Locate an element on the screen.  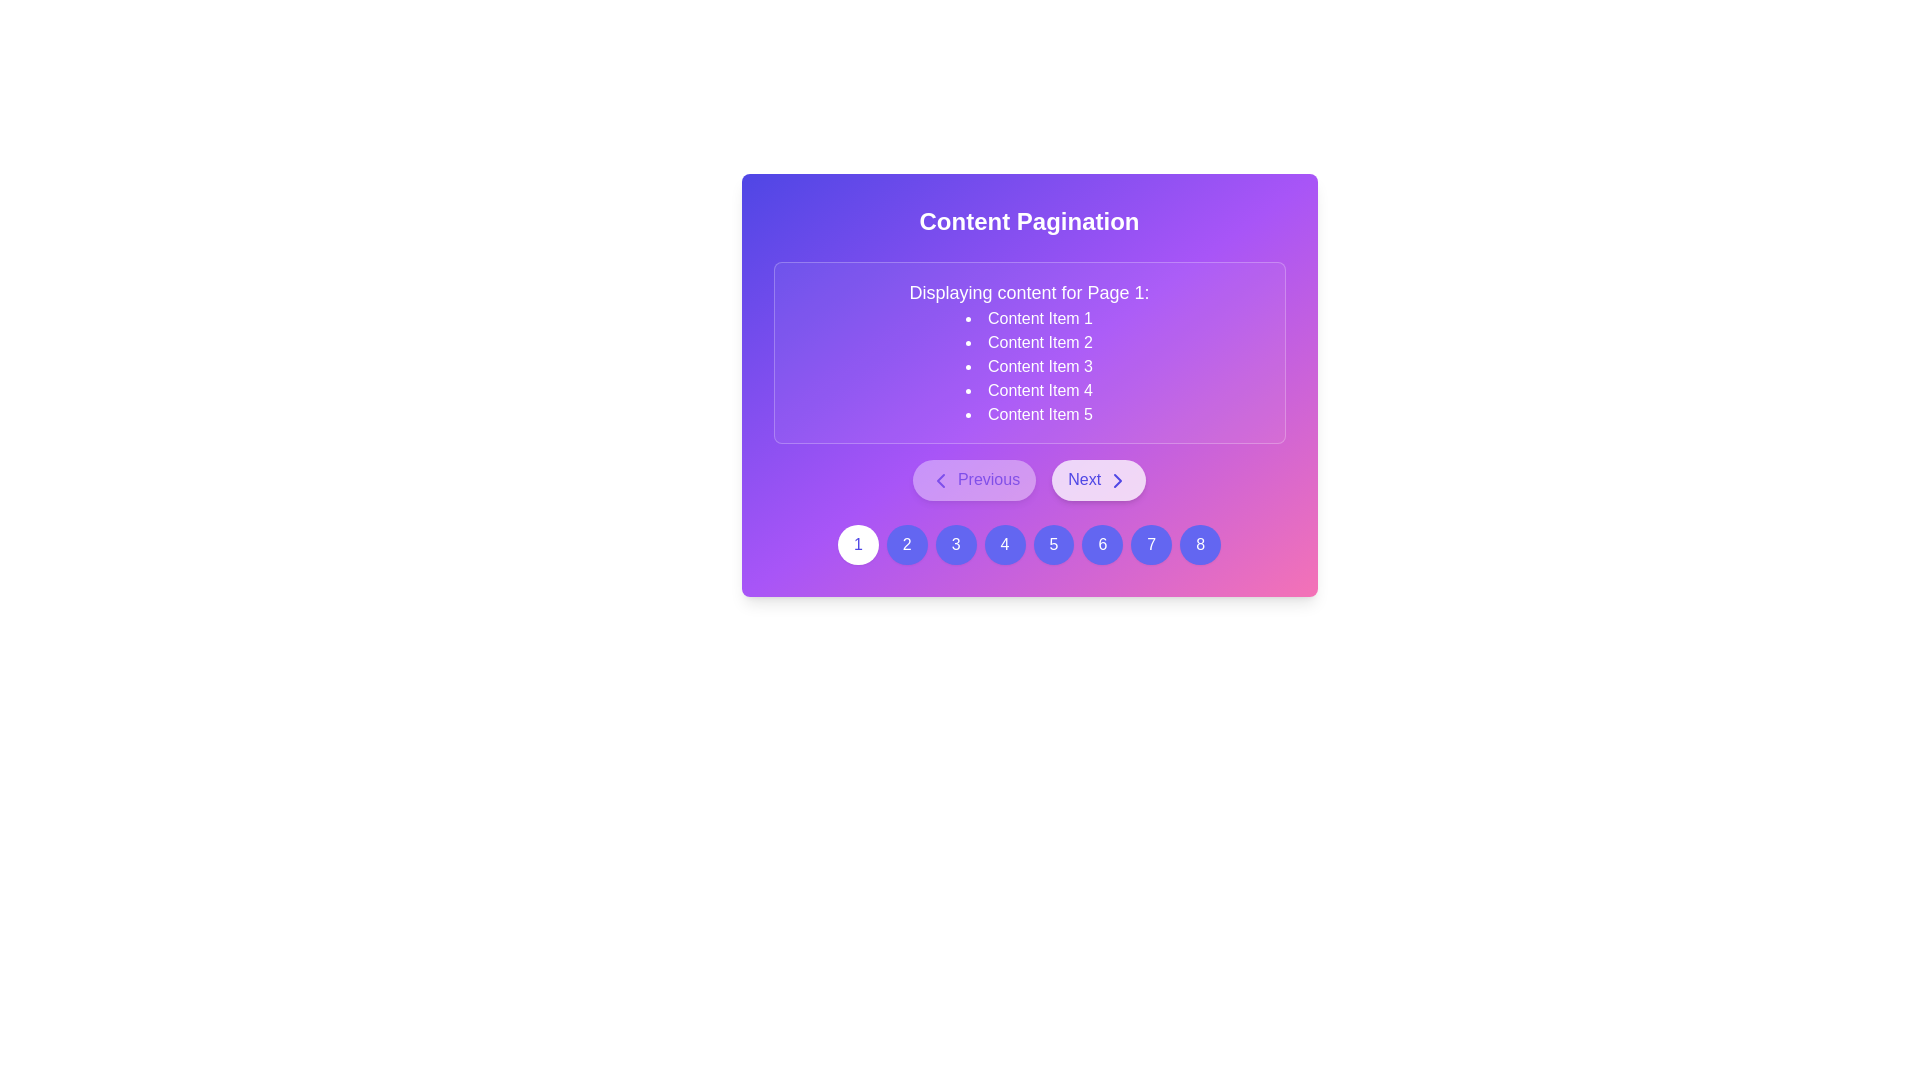
the fifth pagination button located at the bottom of the dialog box to observe interactive effects is located at coordinates (1052, 544).